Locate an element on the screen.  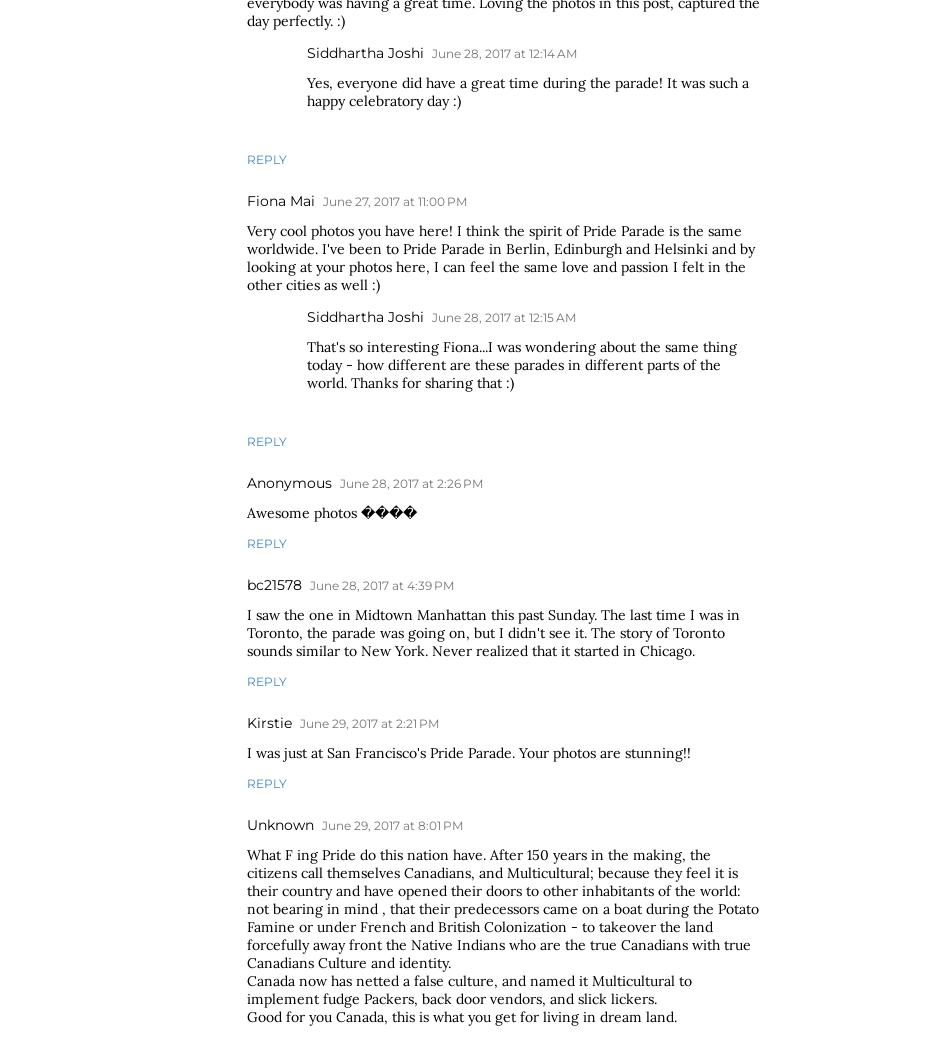
'June 28, 2017 at 2:26 PM' is located at coordinates (410, 482).